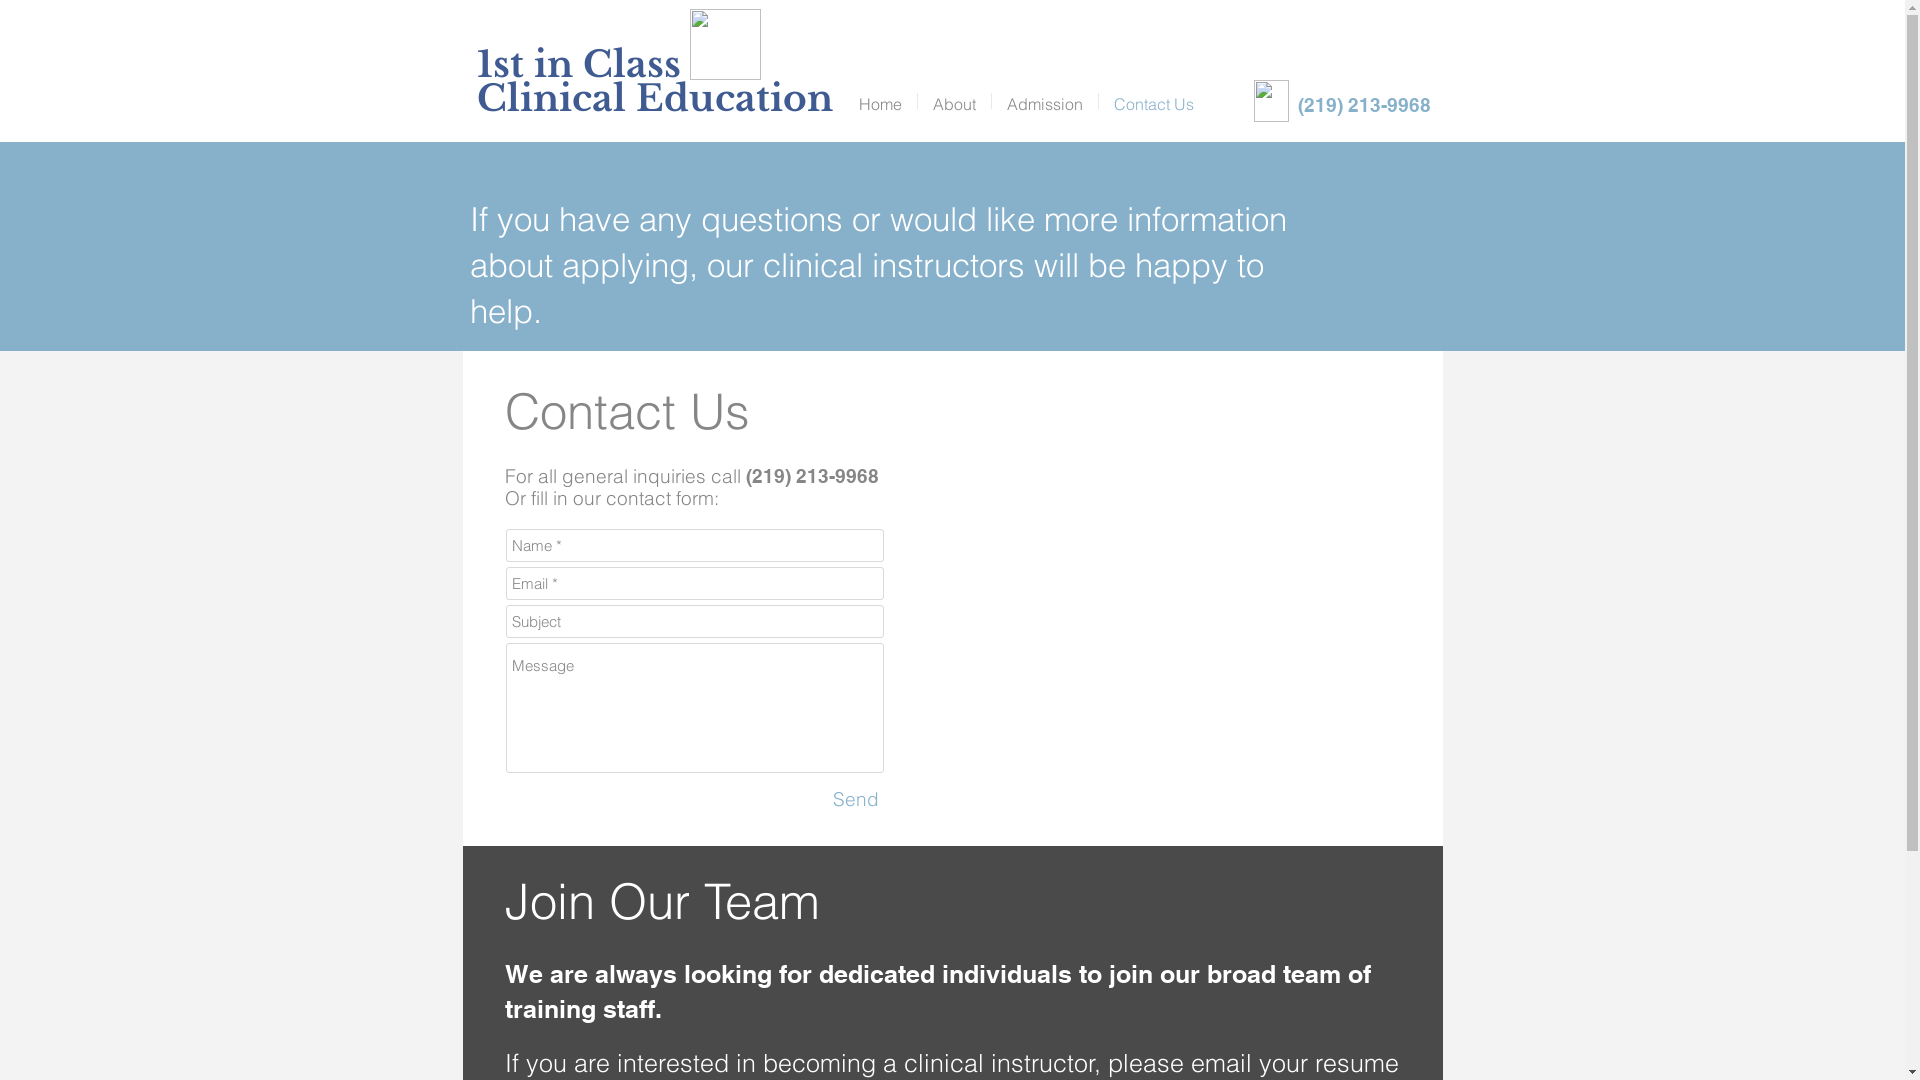 This screenshot has height=1080, width=1920. I want to click on '1st in Class', so click(576, 63).